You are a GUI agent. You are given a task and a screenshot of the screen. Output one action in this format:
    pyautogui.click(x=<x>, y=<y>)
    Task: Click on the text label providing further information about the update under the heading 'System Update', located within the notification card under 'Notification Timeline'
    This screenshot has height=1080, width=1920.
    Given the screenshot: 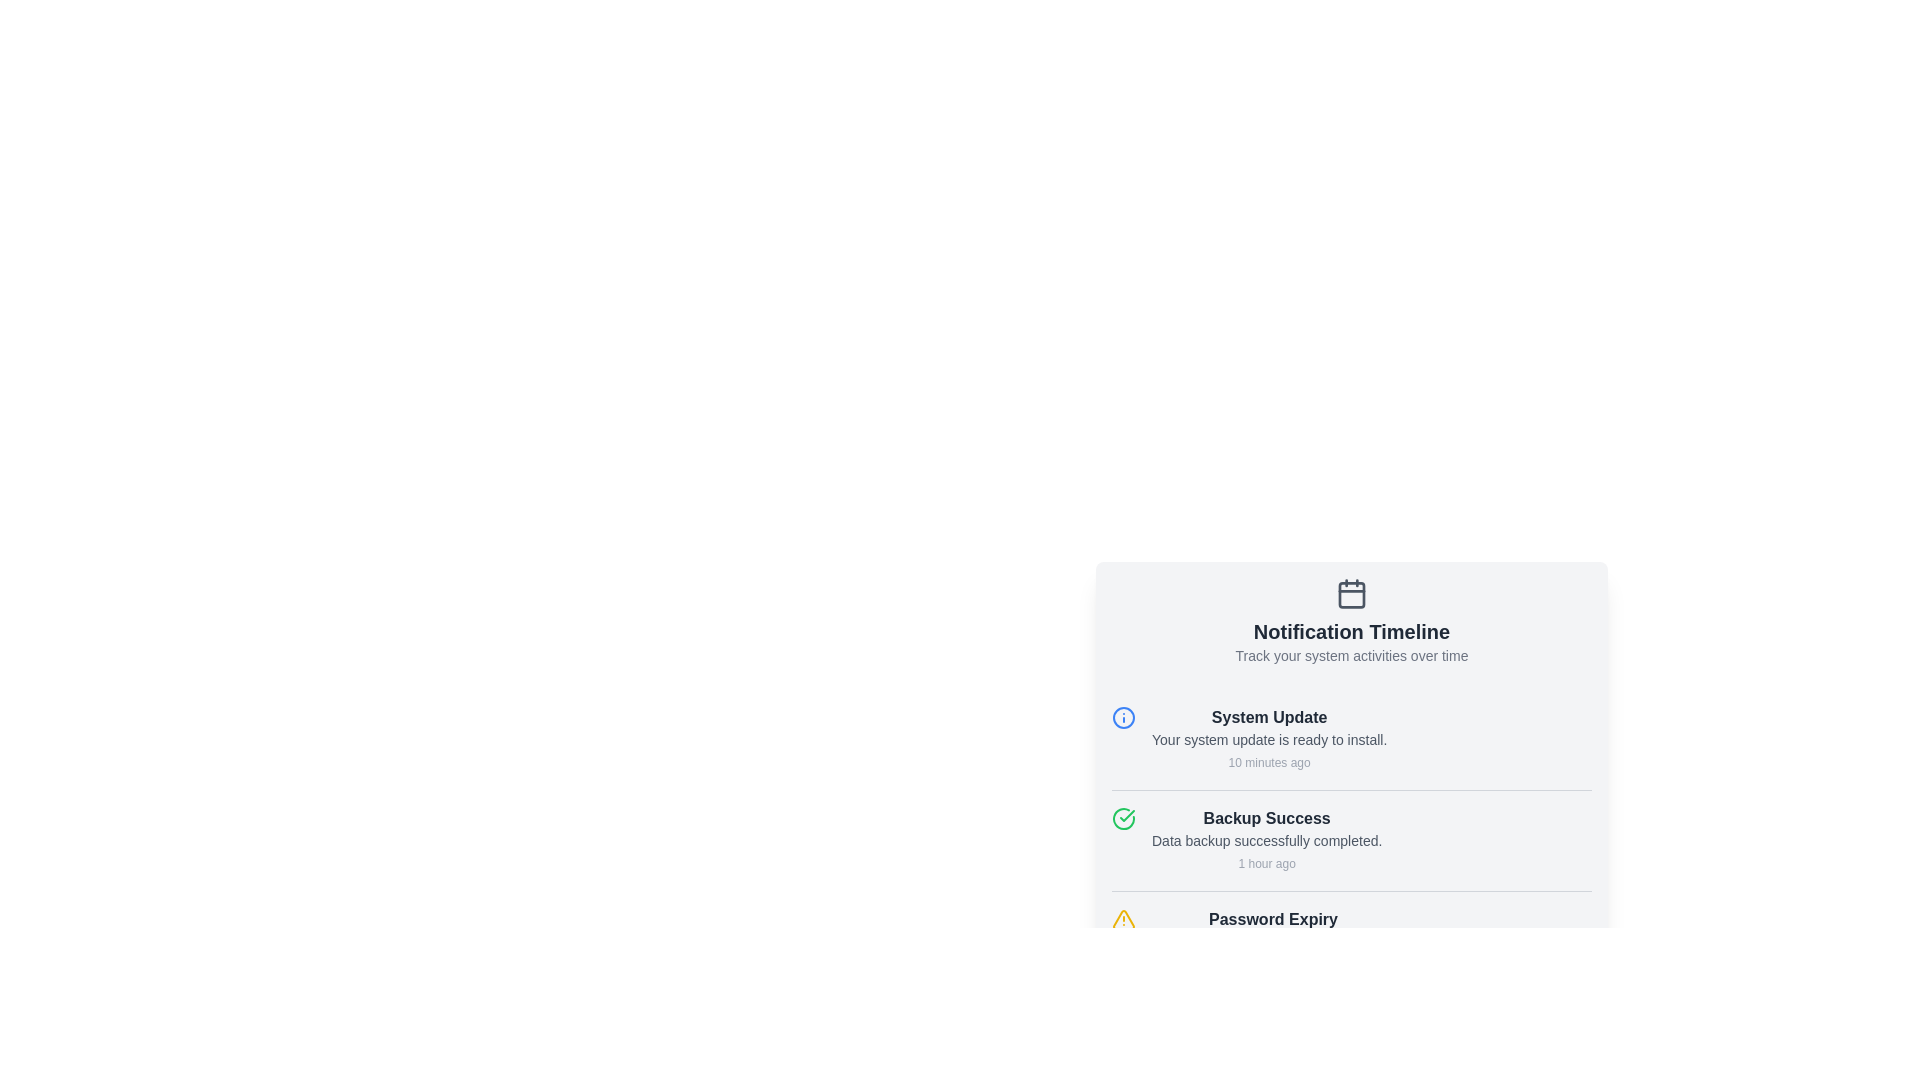 What is the action you would take?
    pyautogui.click(x=1268, y=740)
    